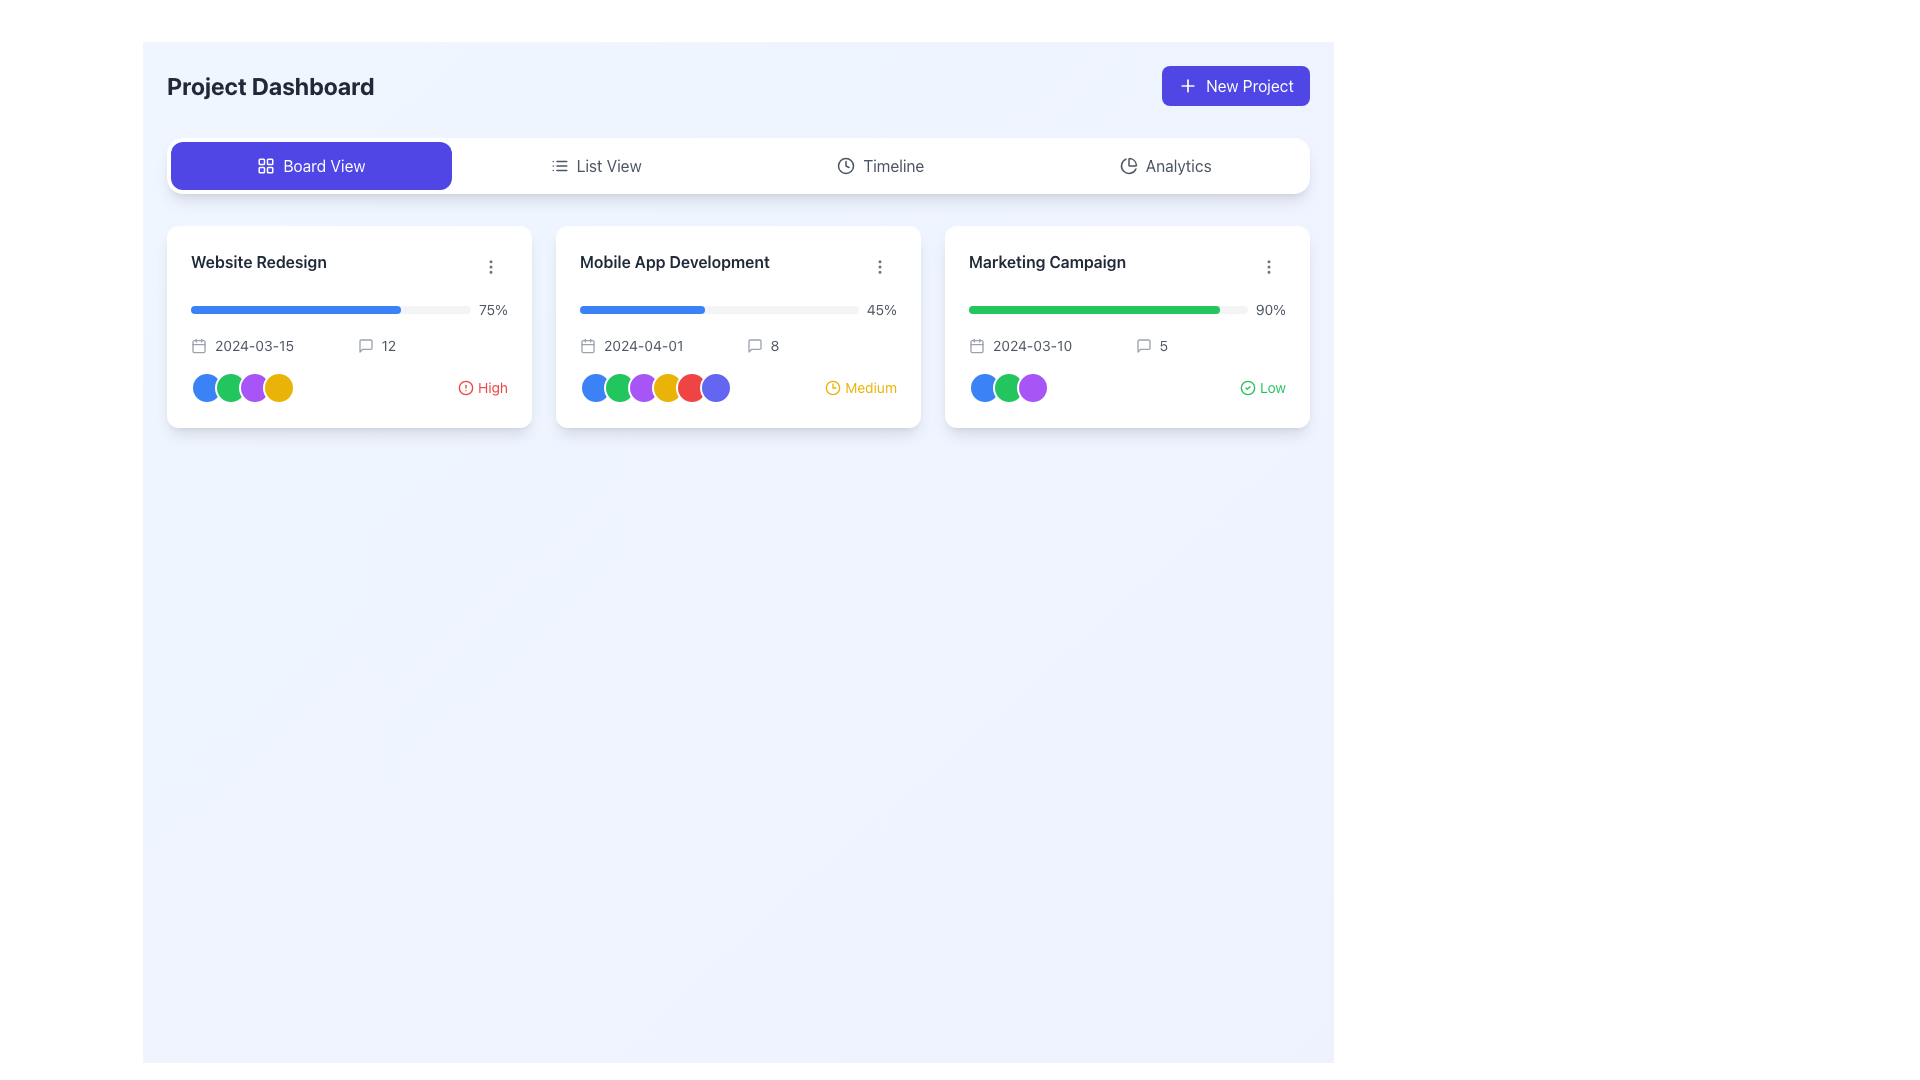 The width and height of the screenshot is (1920, 1080). I want to click on the visual indicator of the progress bar for the 'Mobile App Development' project to estimate its completion percentage, so click(737, 309).